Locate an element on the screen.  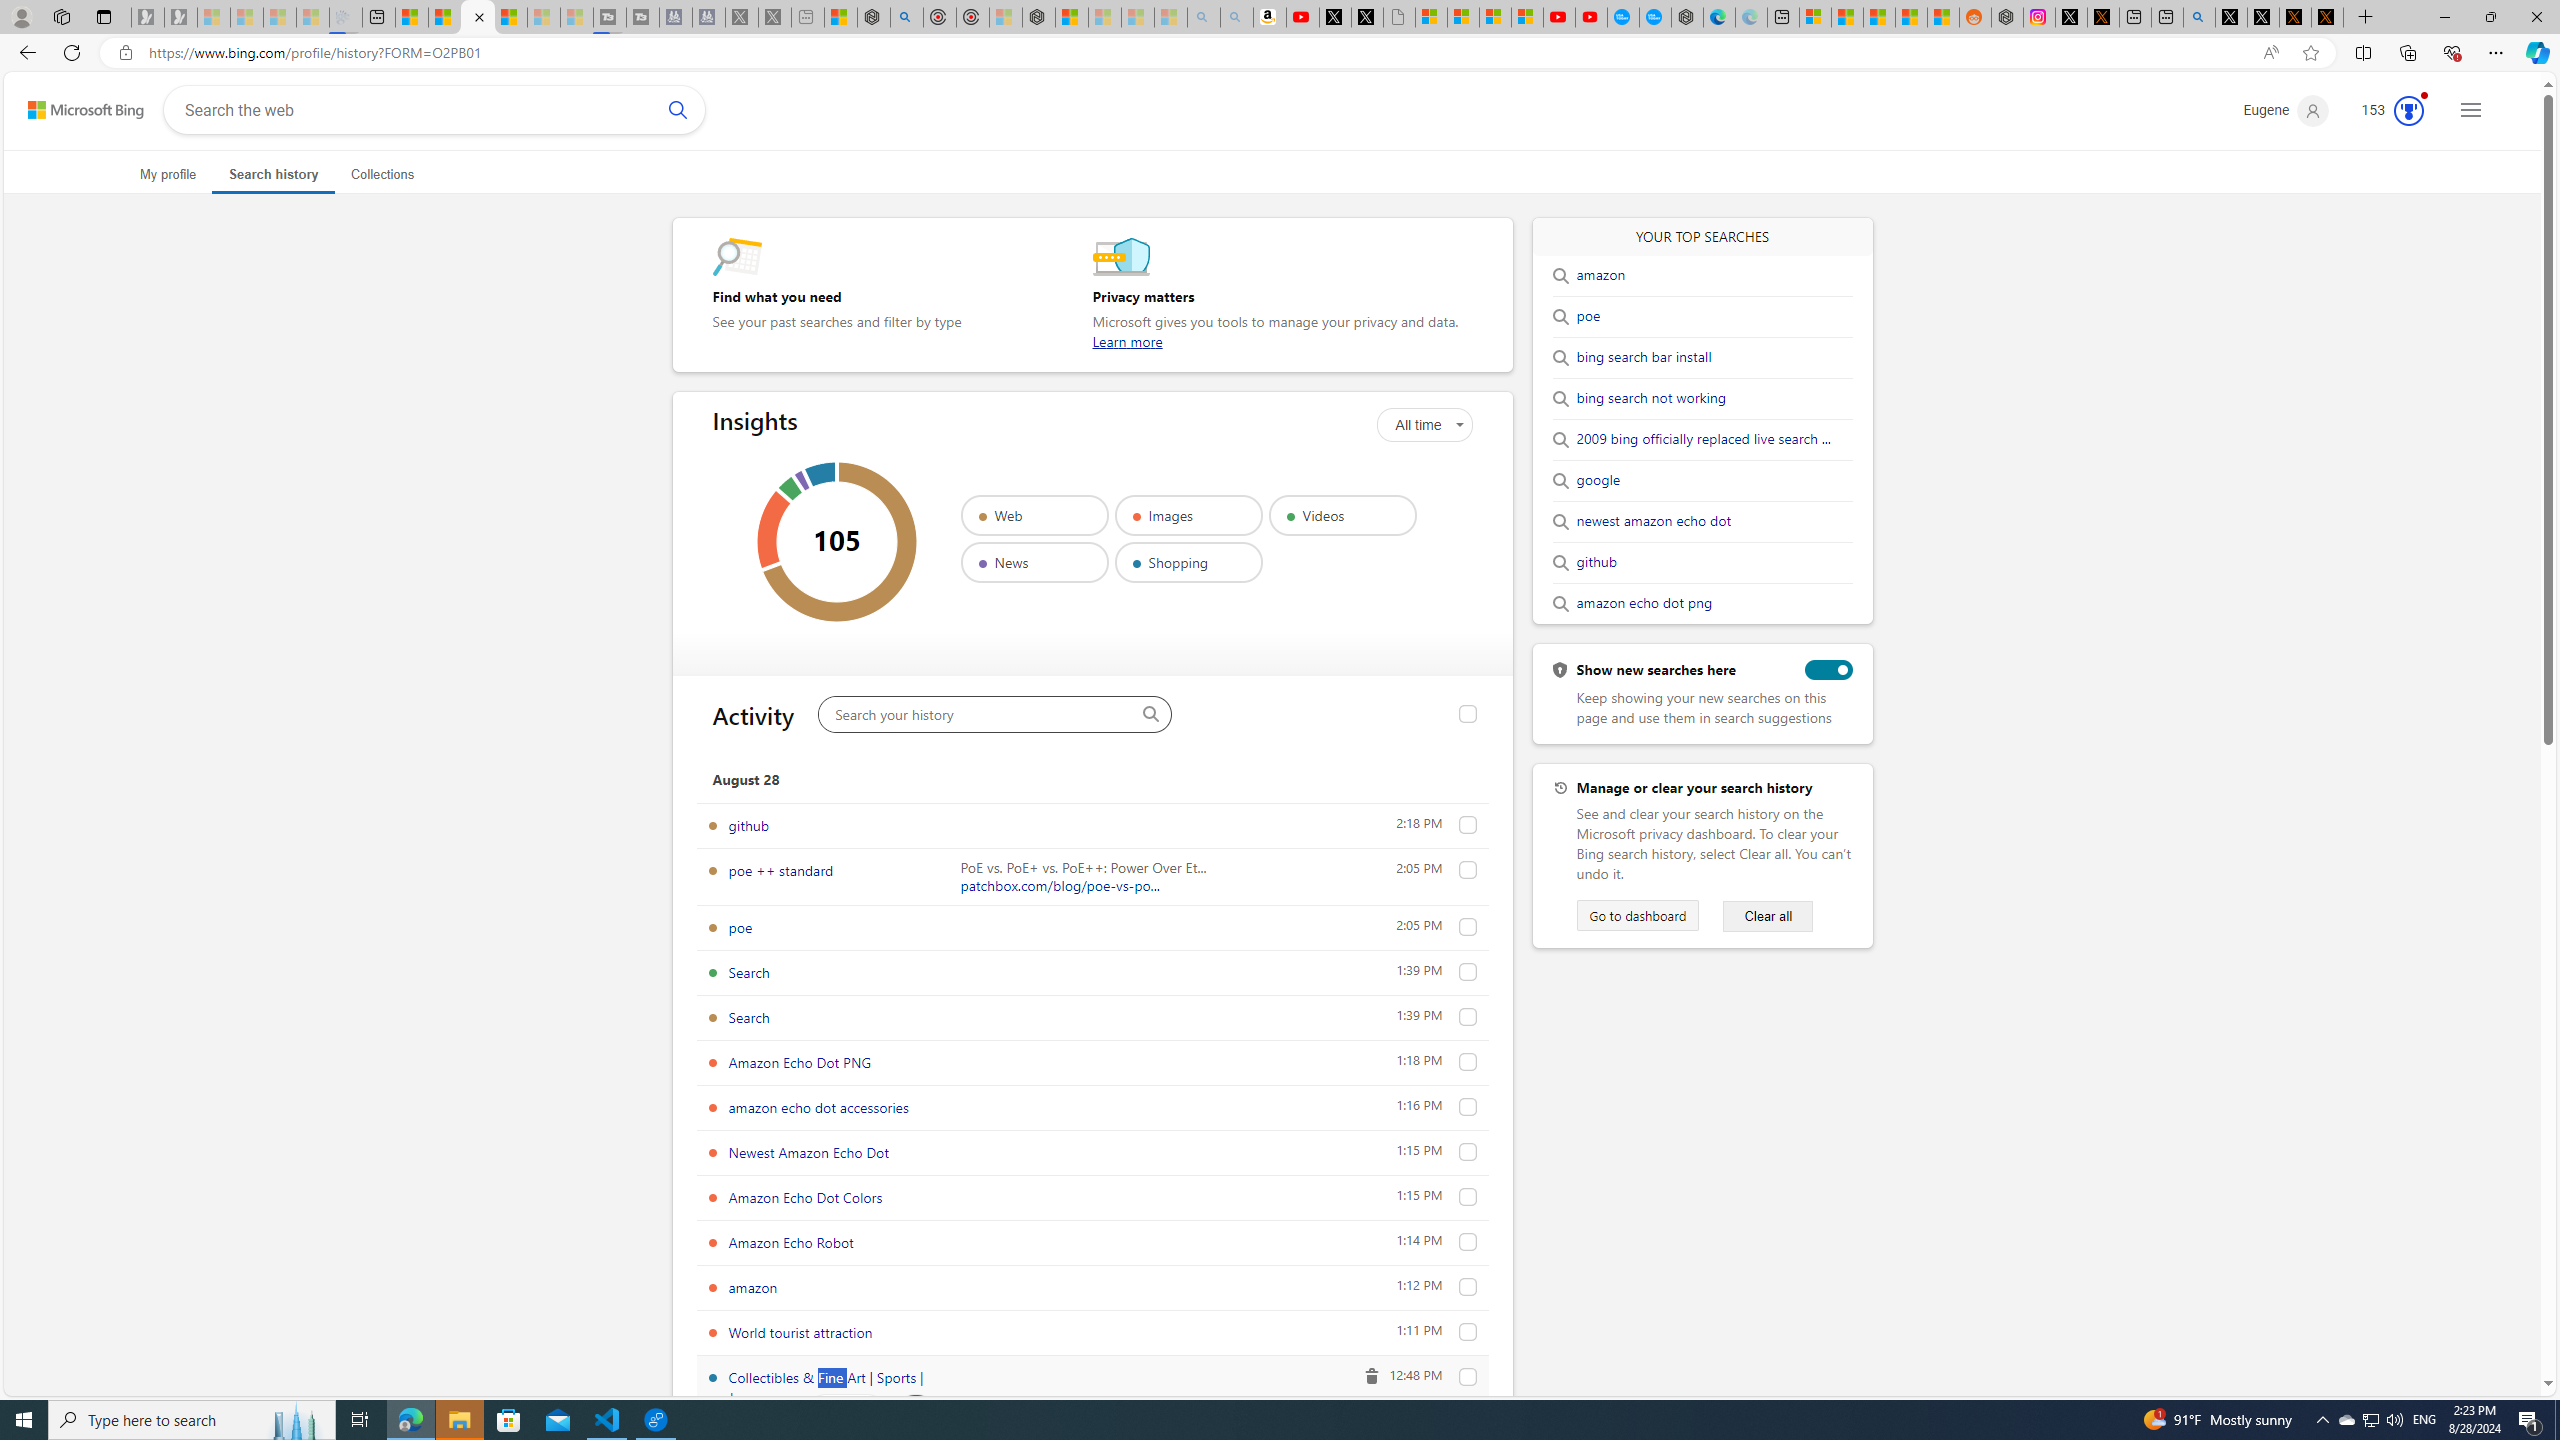
'Collections' is located at coordinates (382, 173).